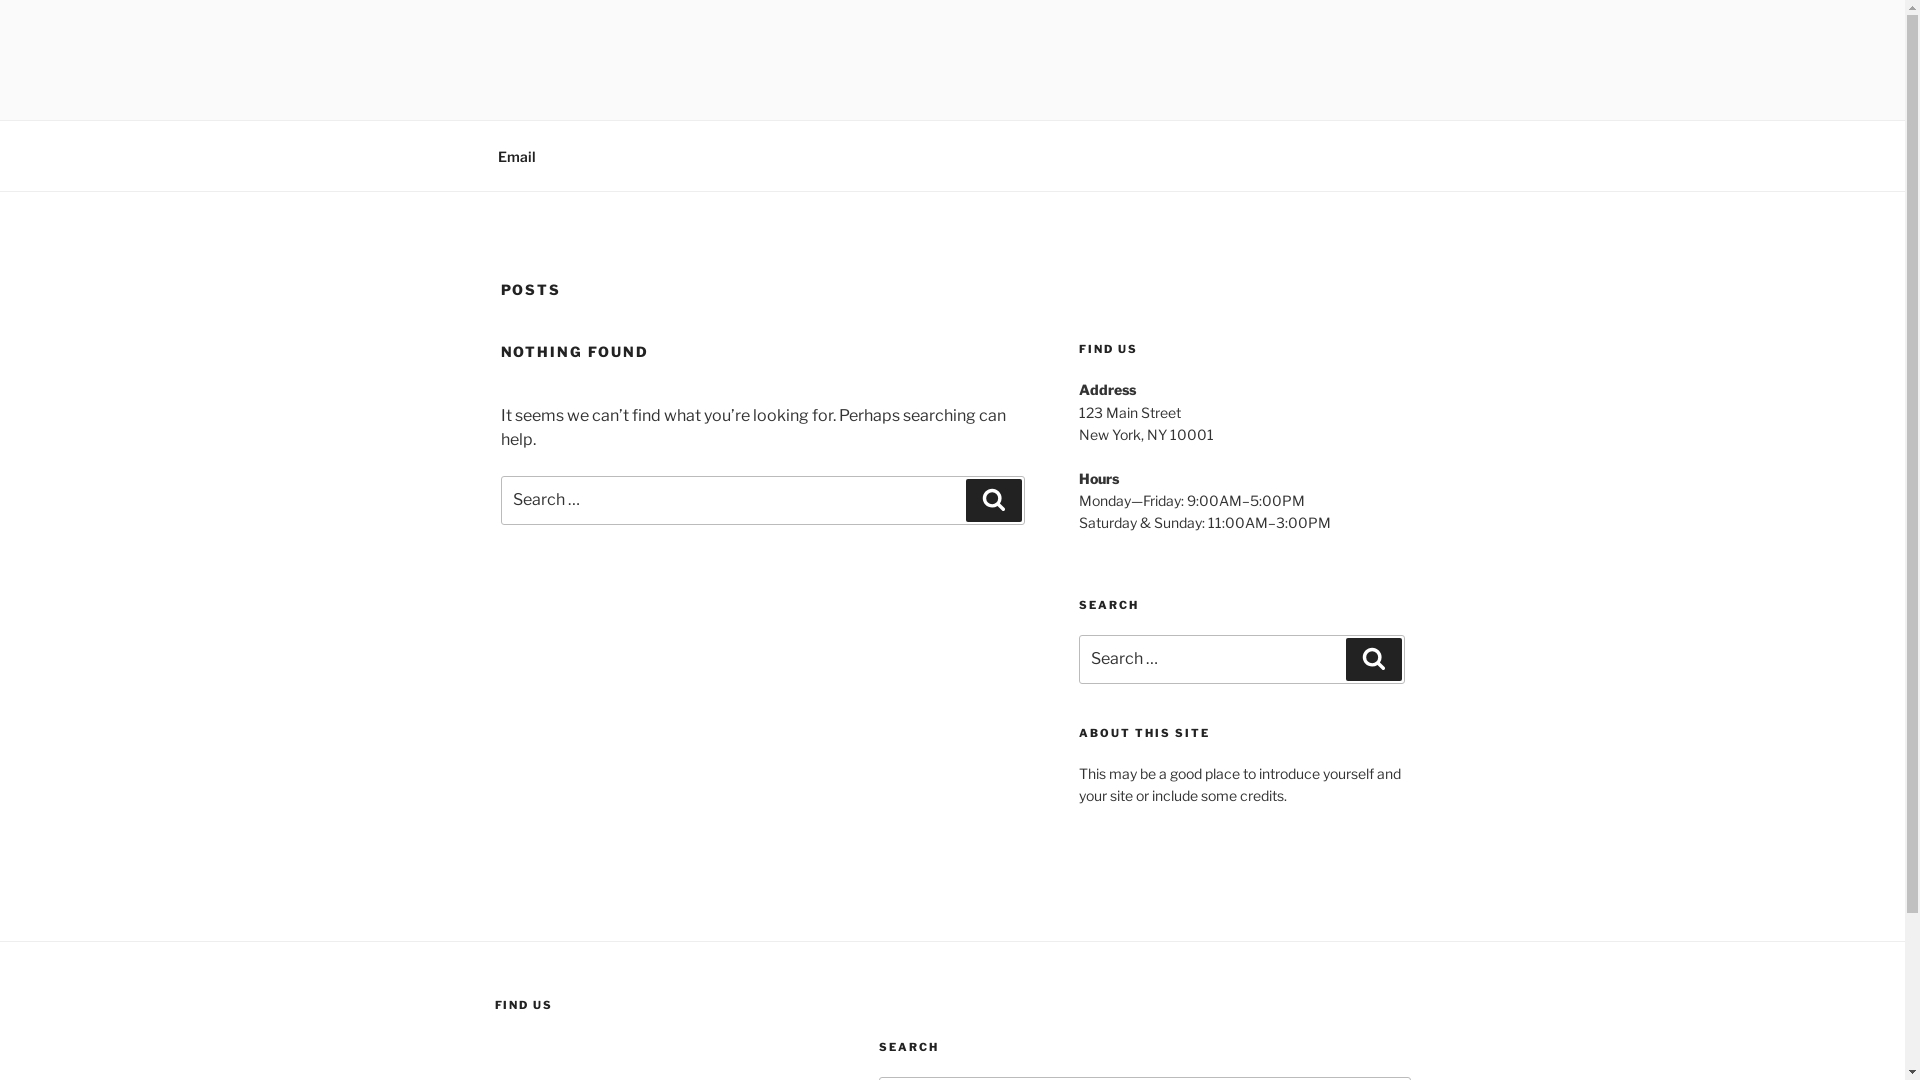 This screenshot has width=1920, height=1080. What do you see at coordinates (1372, 659) in the screenshot?
I see `'Search'` at bounding box center [1372, 659].